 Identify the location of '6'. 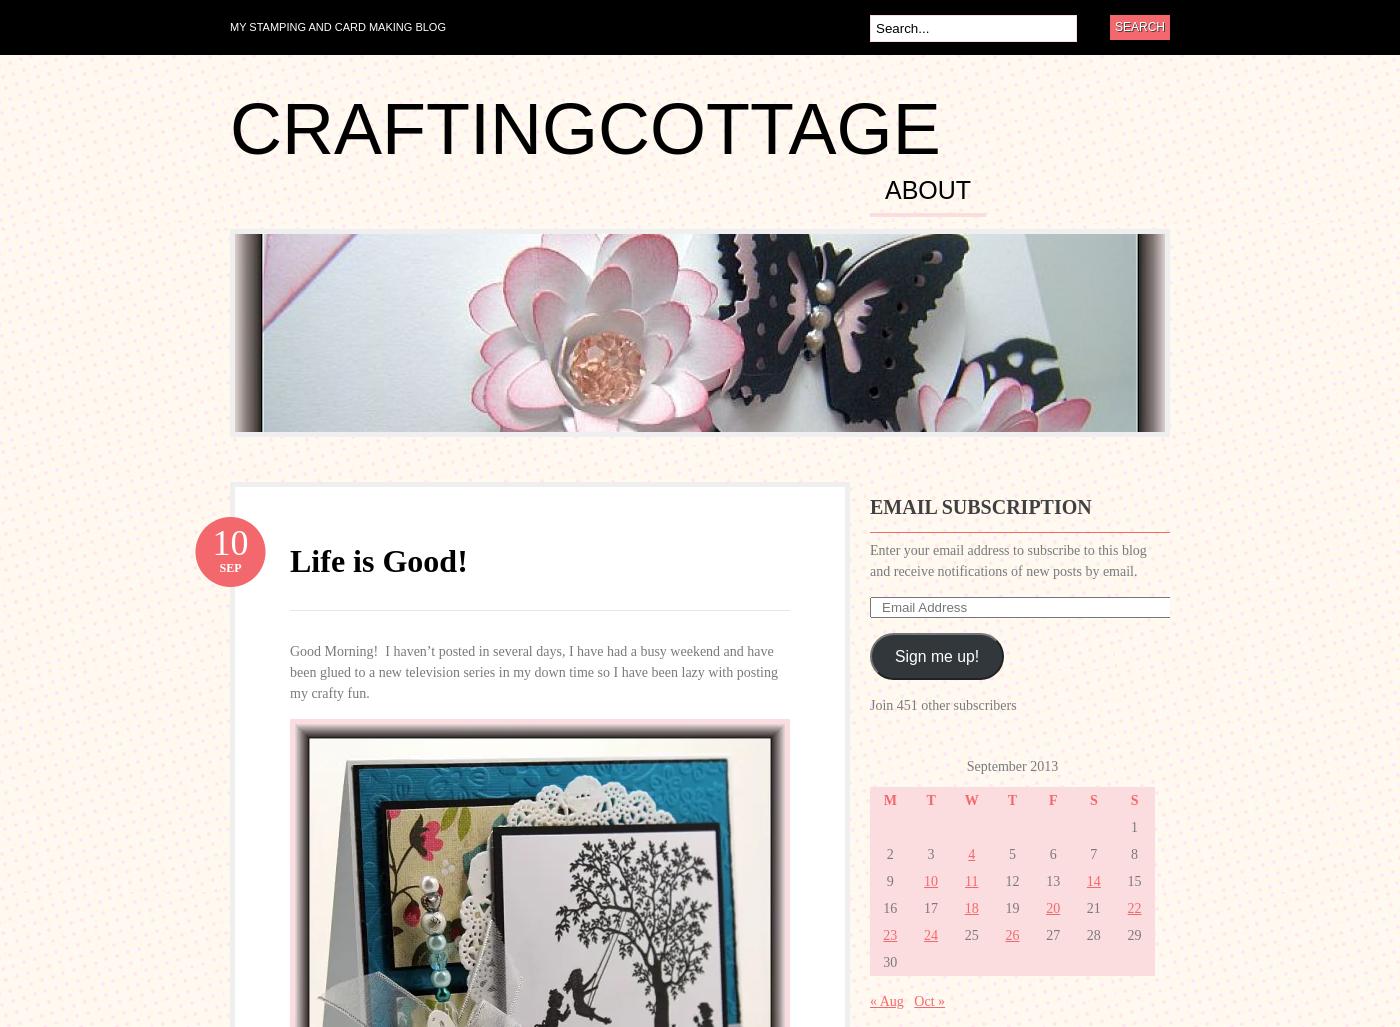
(1052, 854).